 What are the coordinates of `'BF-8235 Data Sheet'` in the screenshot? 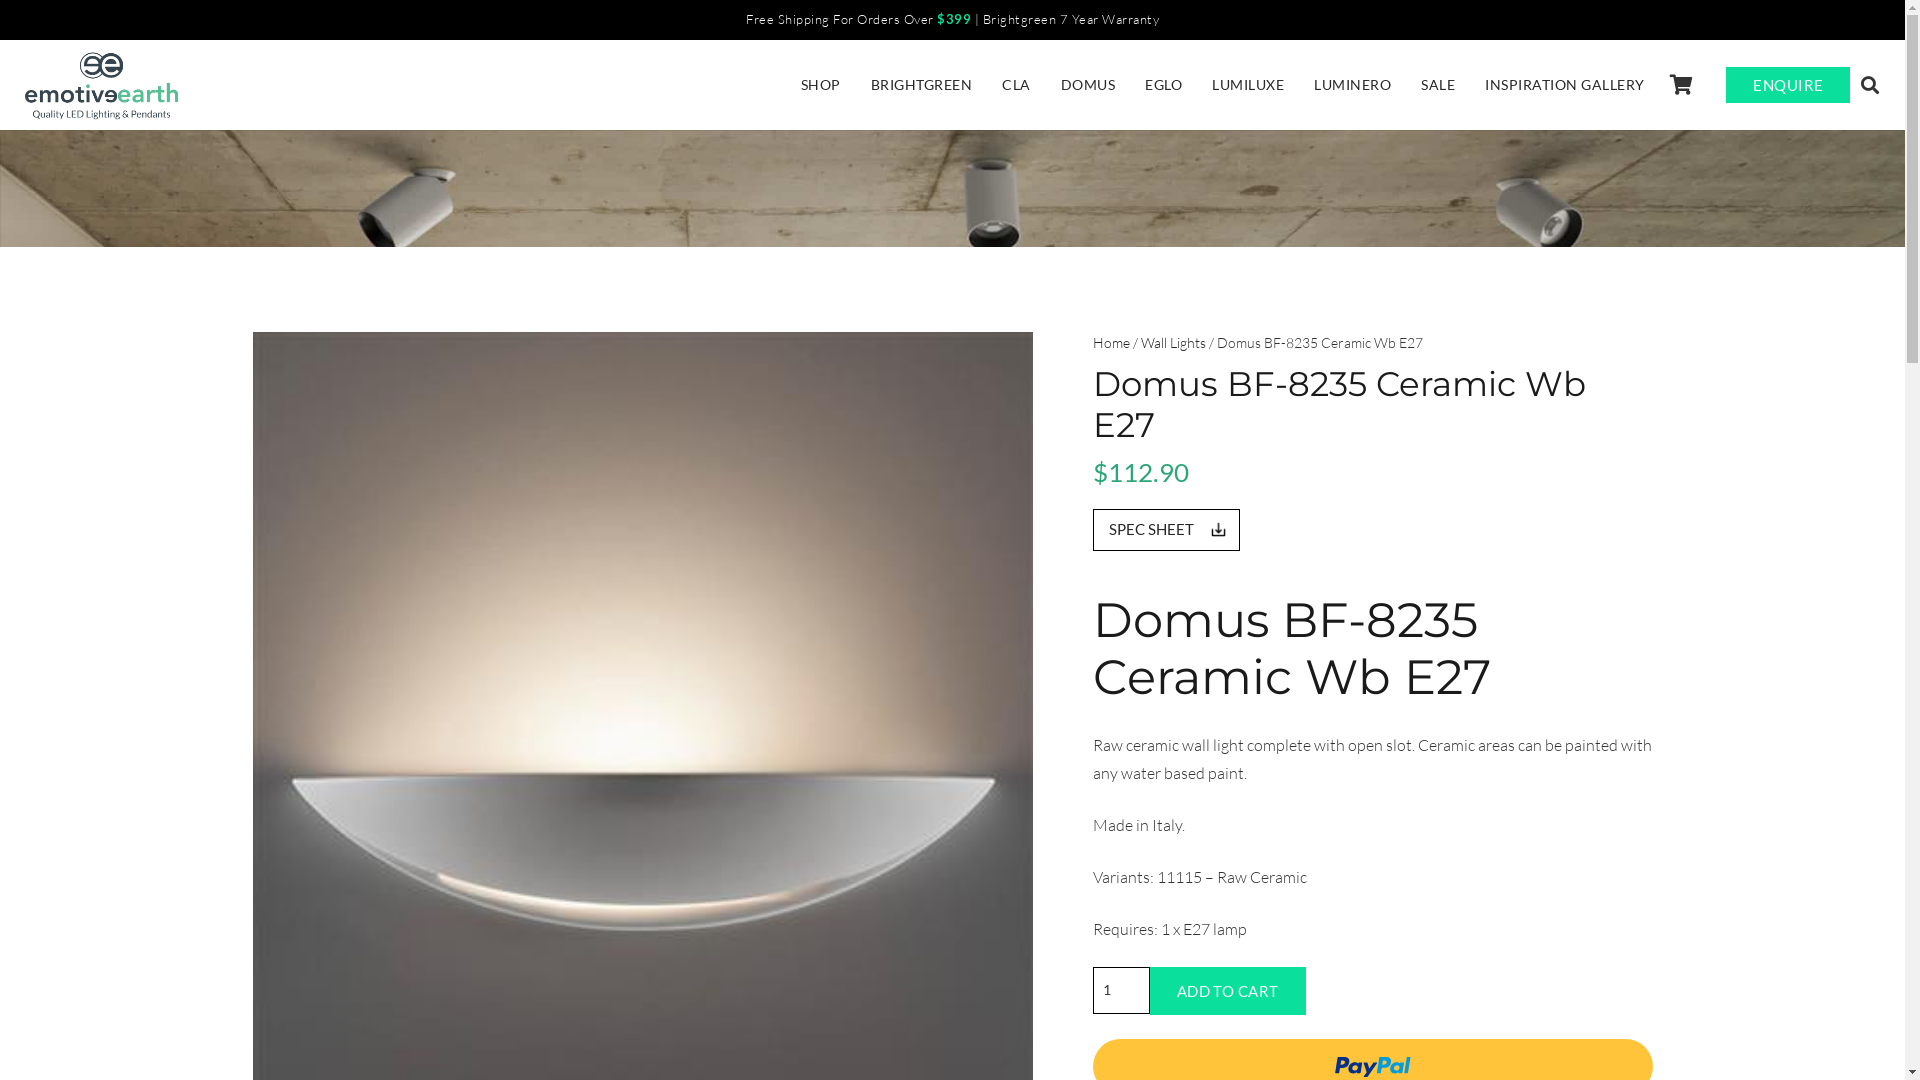 It's located at (1165, 528).